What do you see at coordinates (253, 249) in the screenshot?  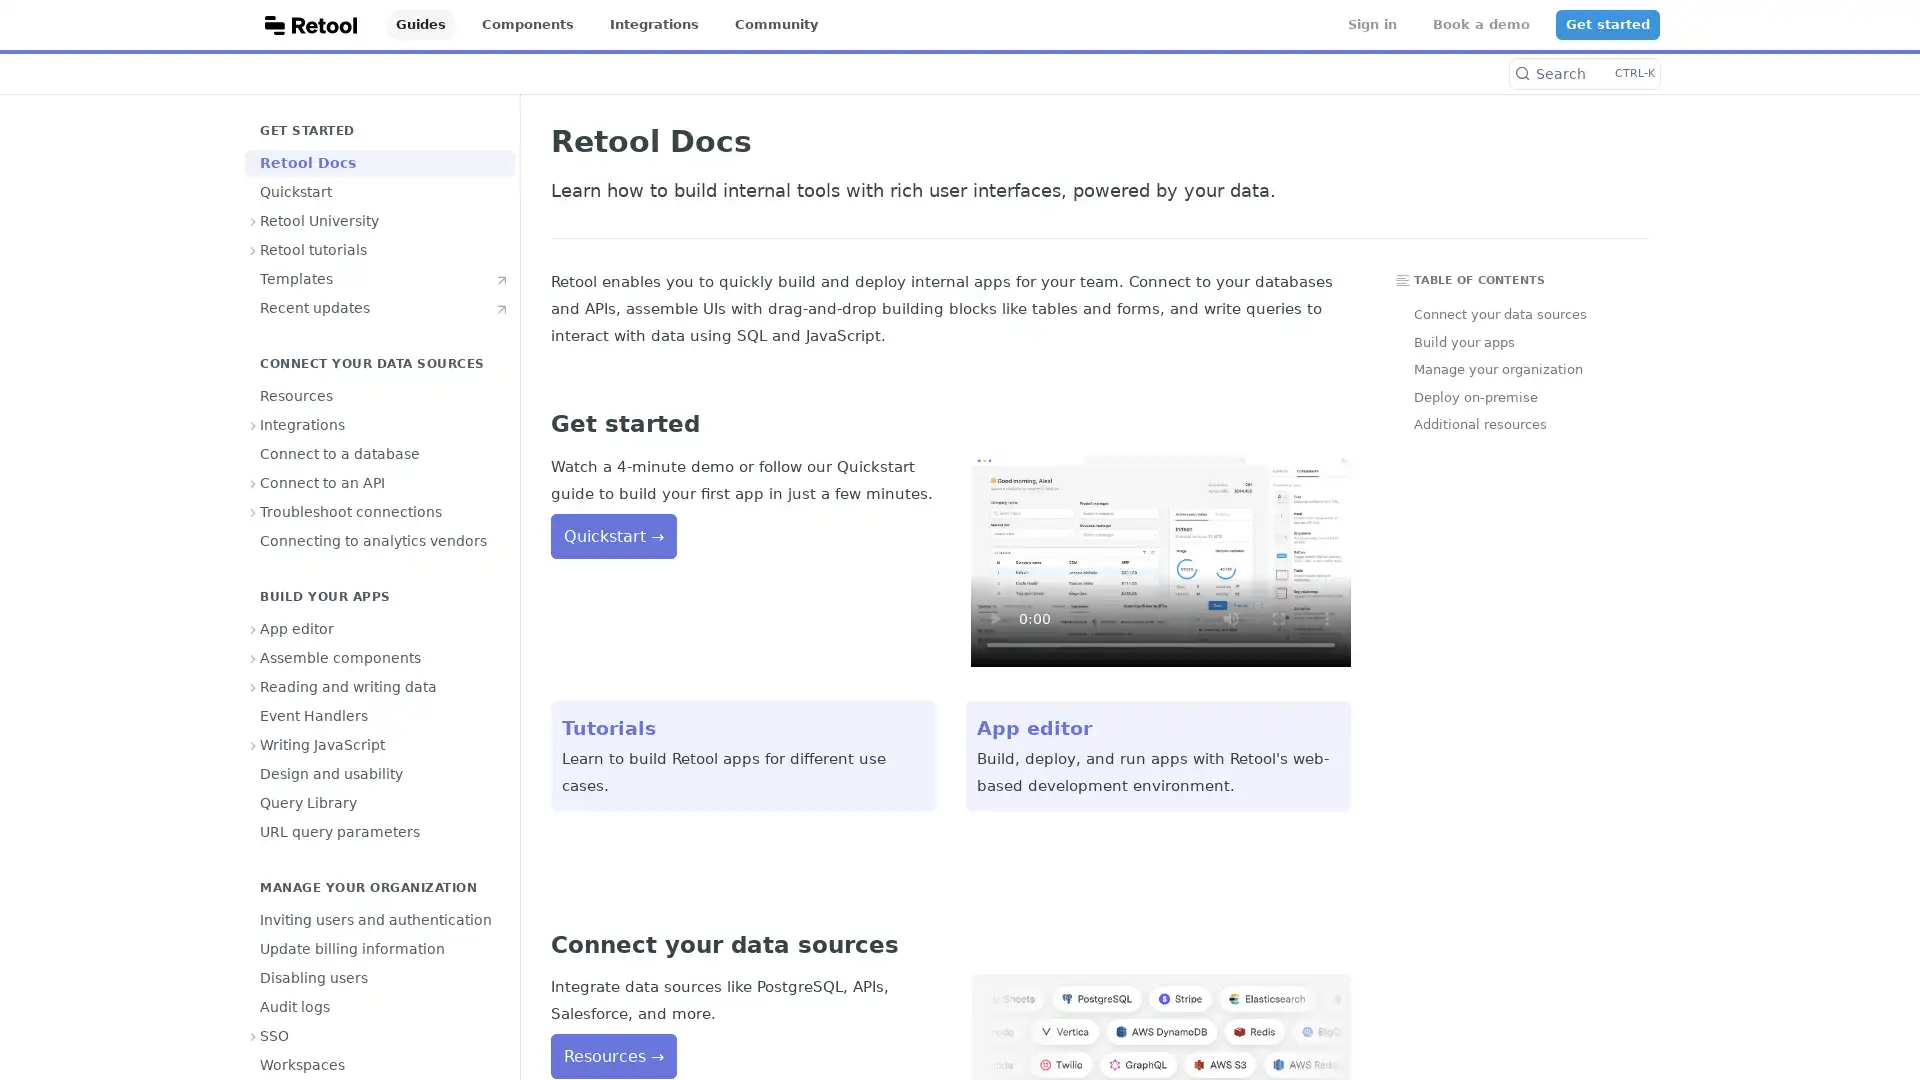 I see `Show subpages for Retool tutorials` at bounding box center [253, 249].